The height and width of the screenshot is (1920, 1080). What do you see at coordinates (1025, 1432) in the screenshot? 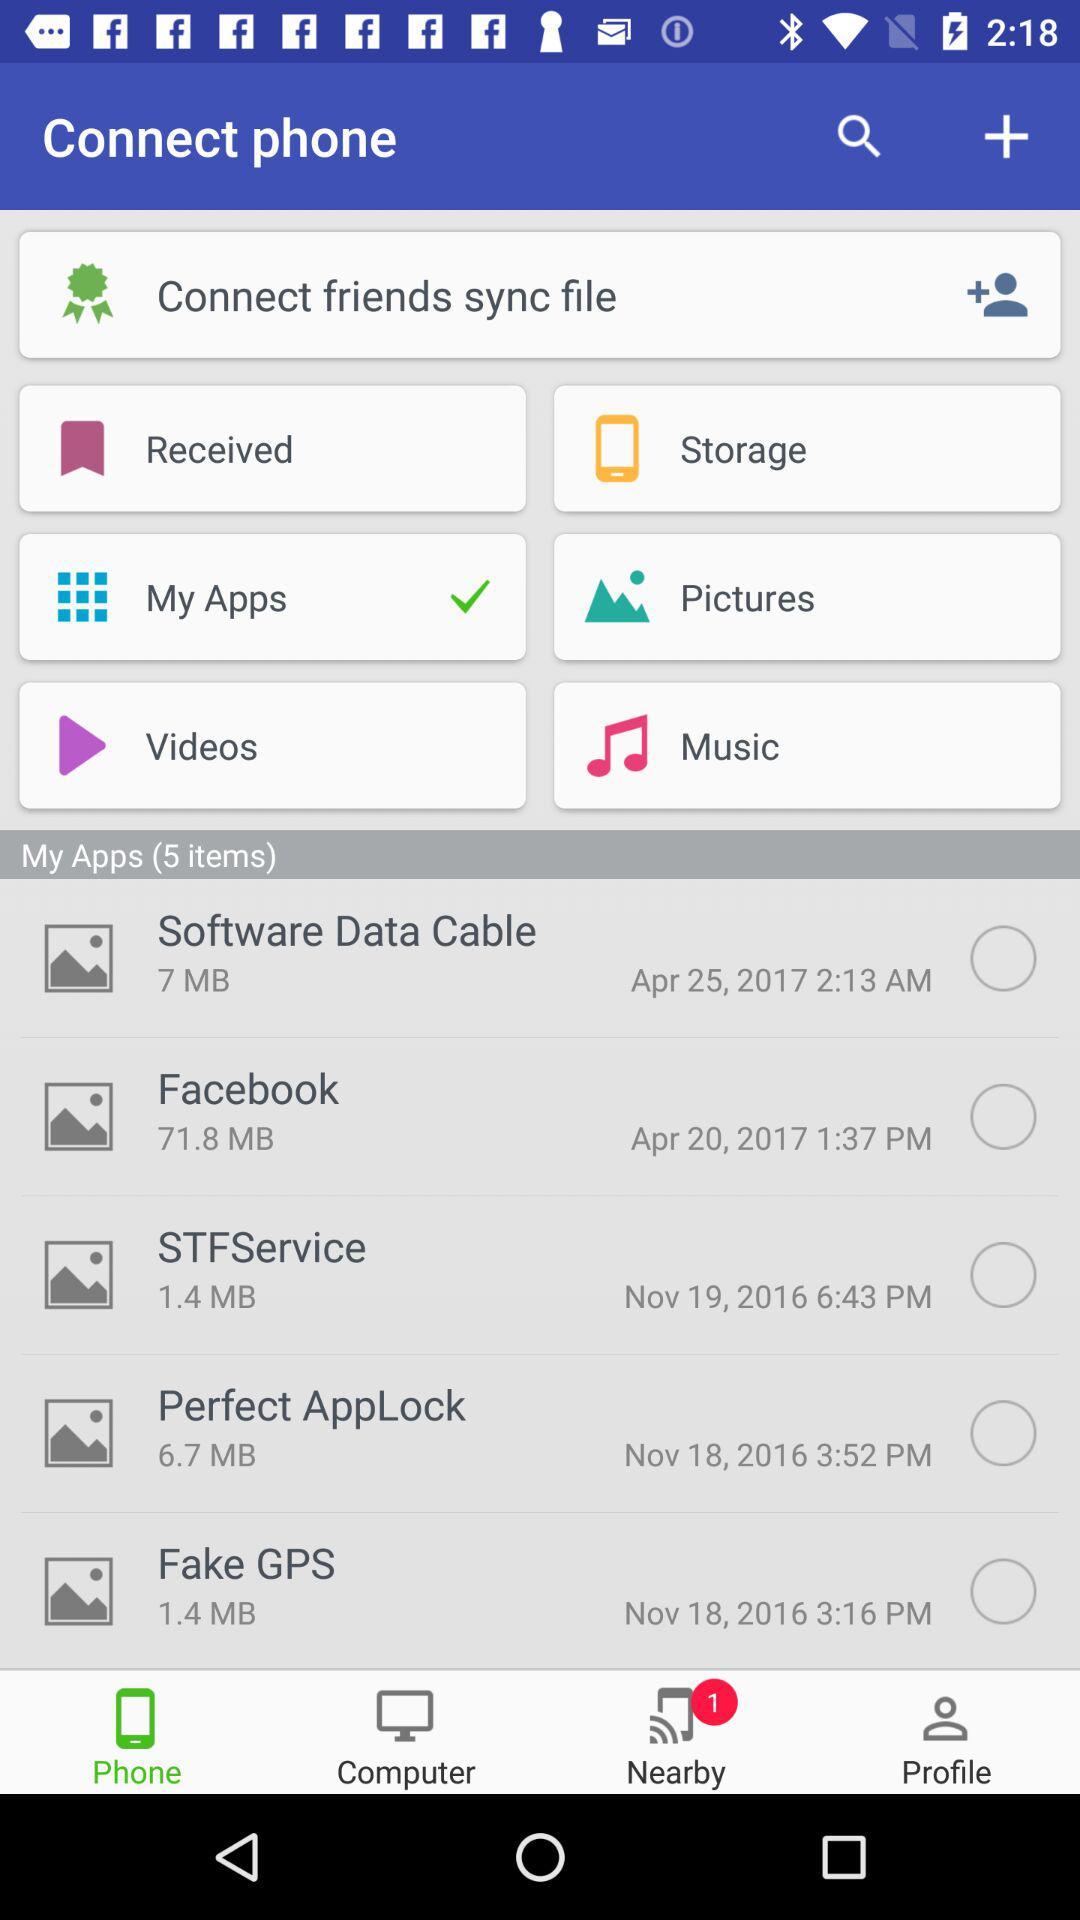
I see `this option` at bounding box center [1025, 1432].